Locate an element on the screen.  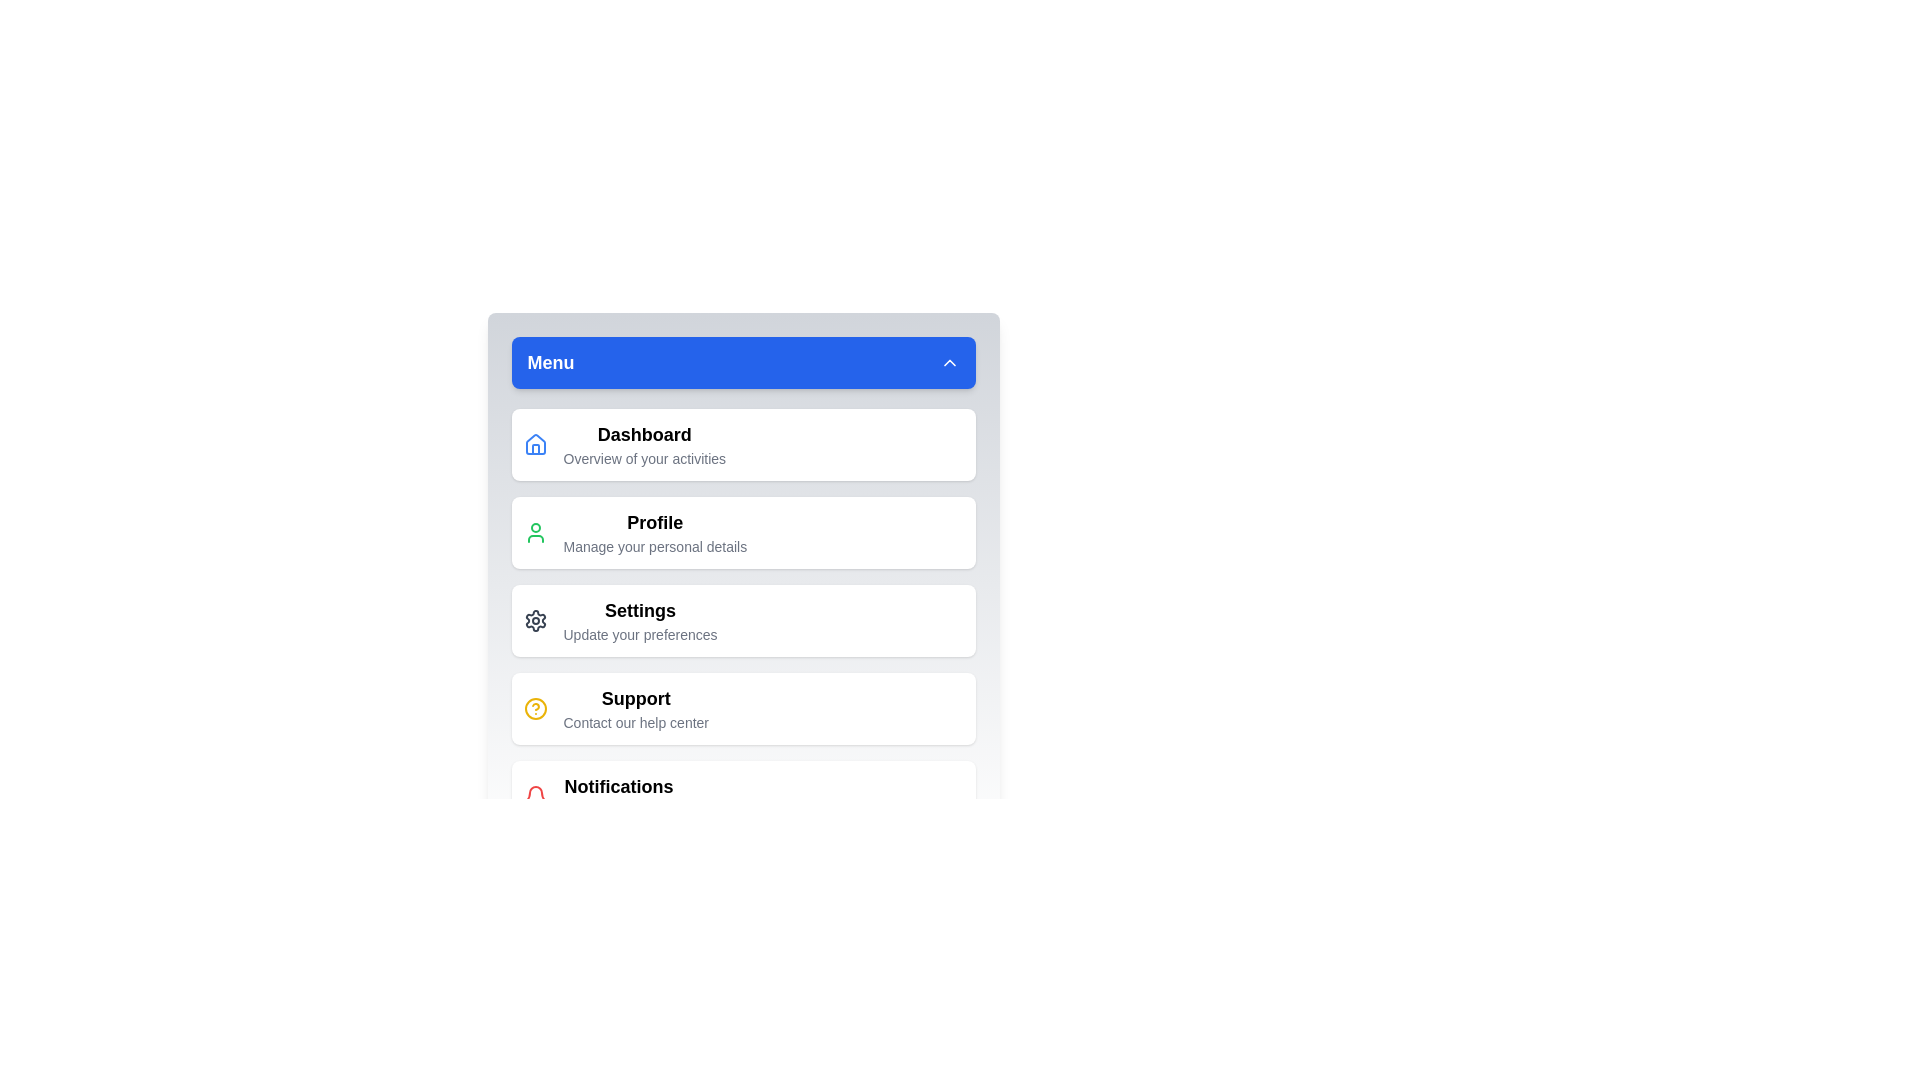
the help icon located at the leftmost position within the 'Support' menu item is located at coordinates (535, 708).